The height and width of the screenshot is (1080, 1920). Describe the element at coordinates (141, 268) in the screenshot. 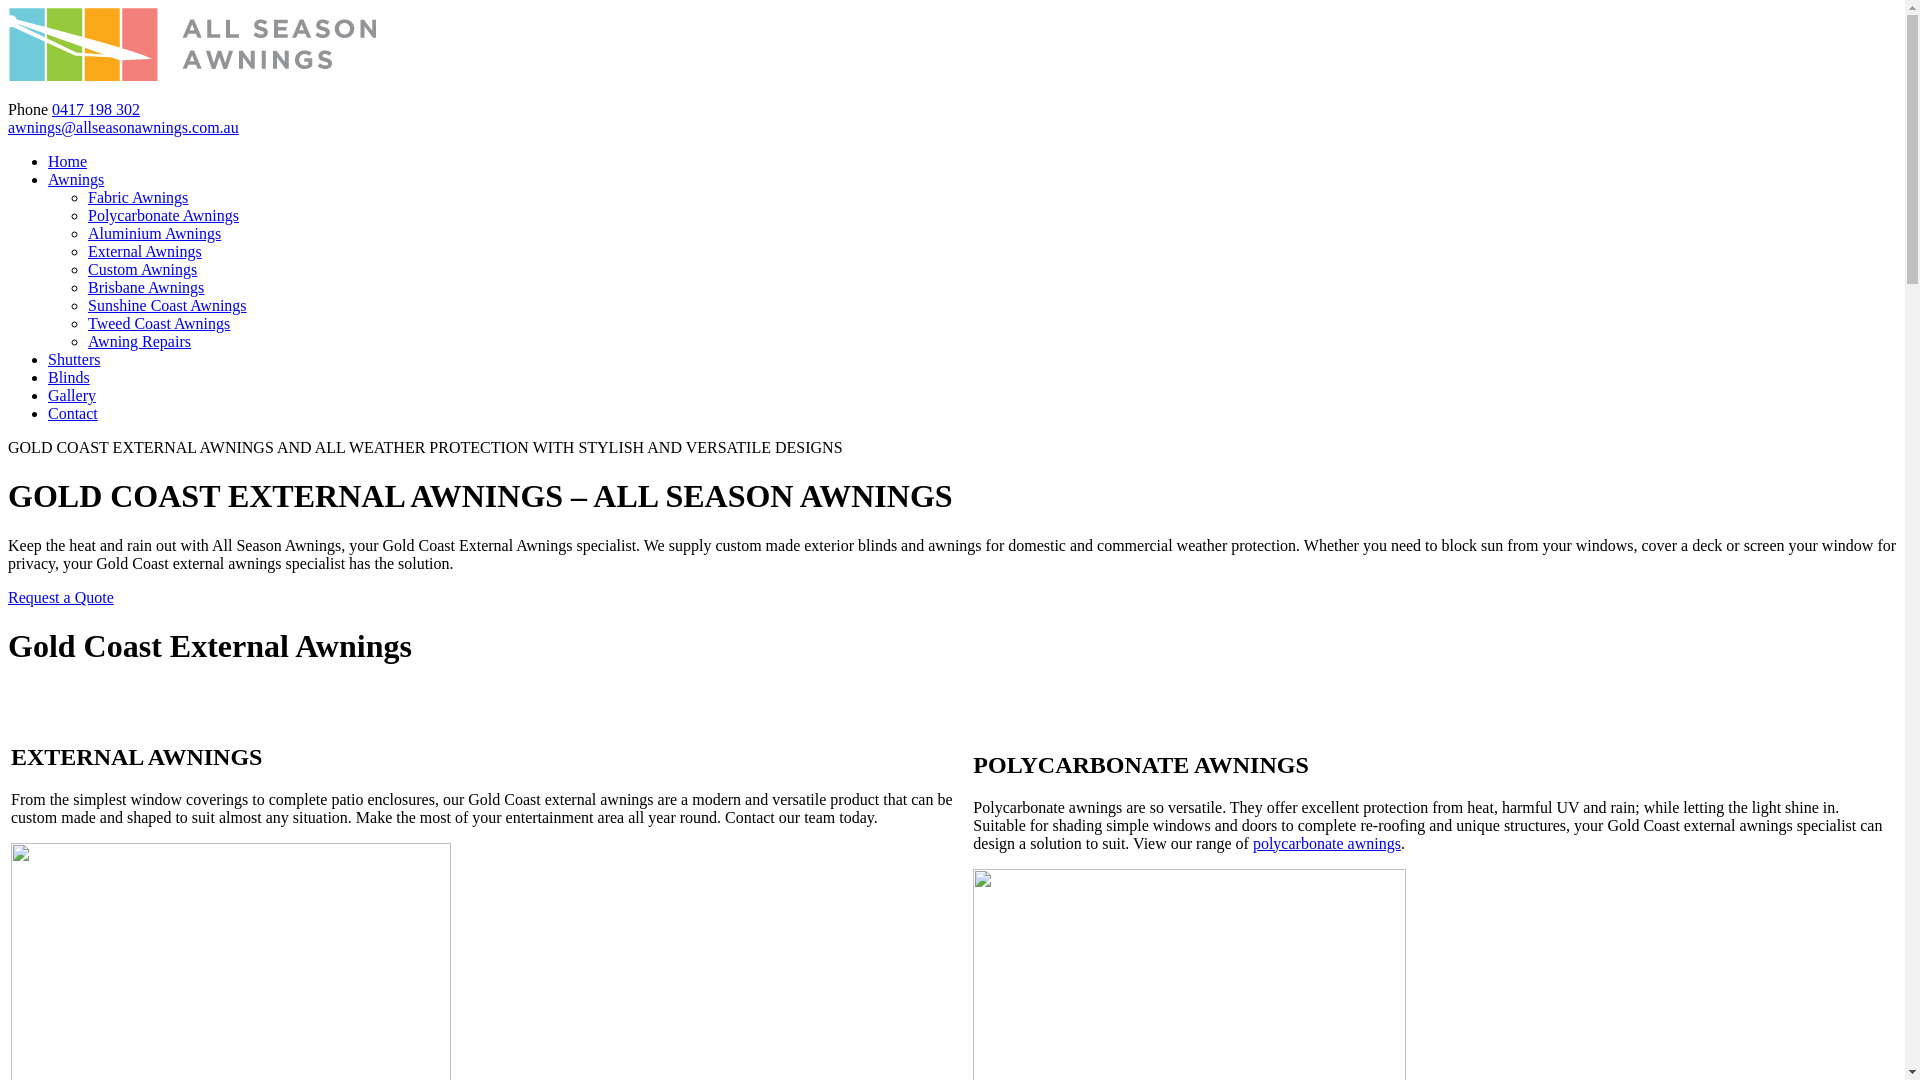

I see `'Custom Awnings'` at that location.